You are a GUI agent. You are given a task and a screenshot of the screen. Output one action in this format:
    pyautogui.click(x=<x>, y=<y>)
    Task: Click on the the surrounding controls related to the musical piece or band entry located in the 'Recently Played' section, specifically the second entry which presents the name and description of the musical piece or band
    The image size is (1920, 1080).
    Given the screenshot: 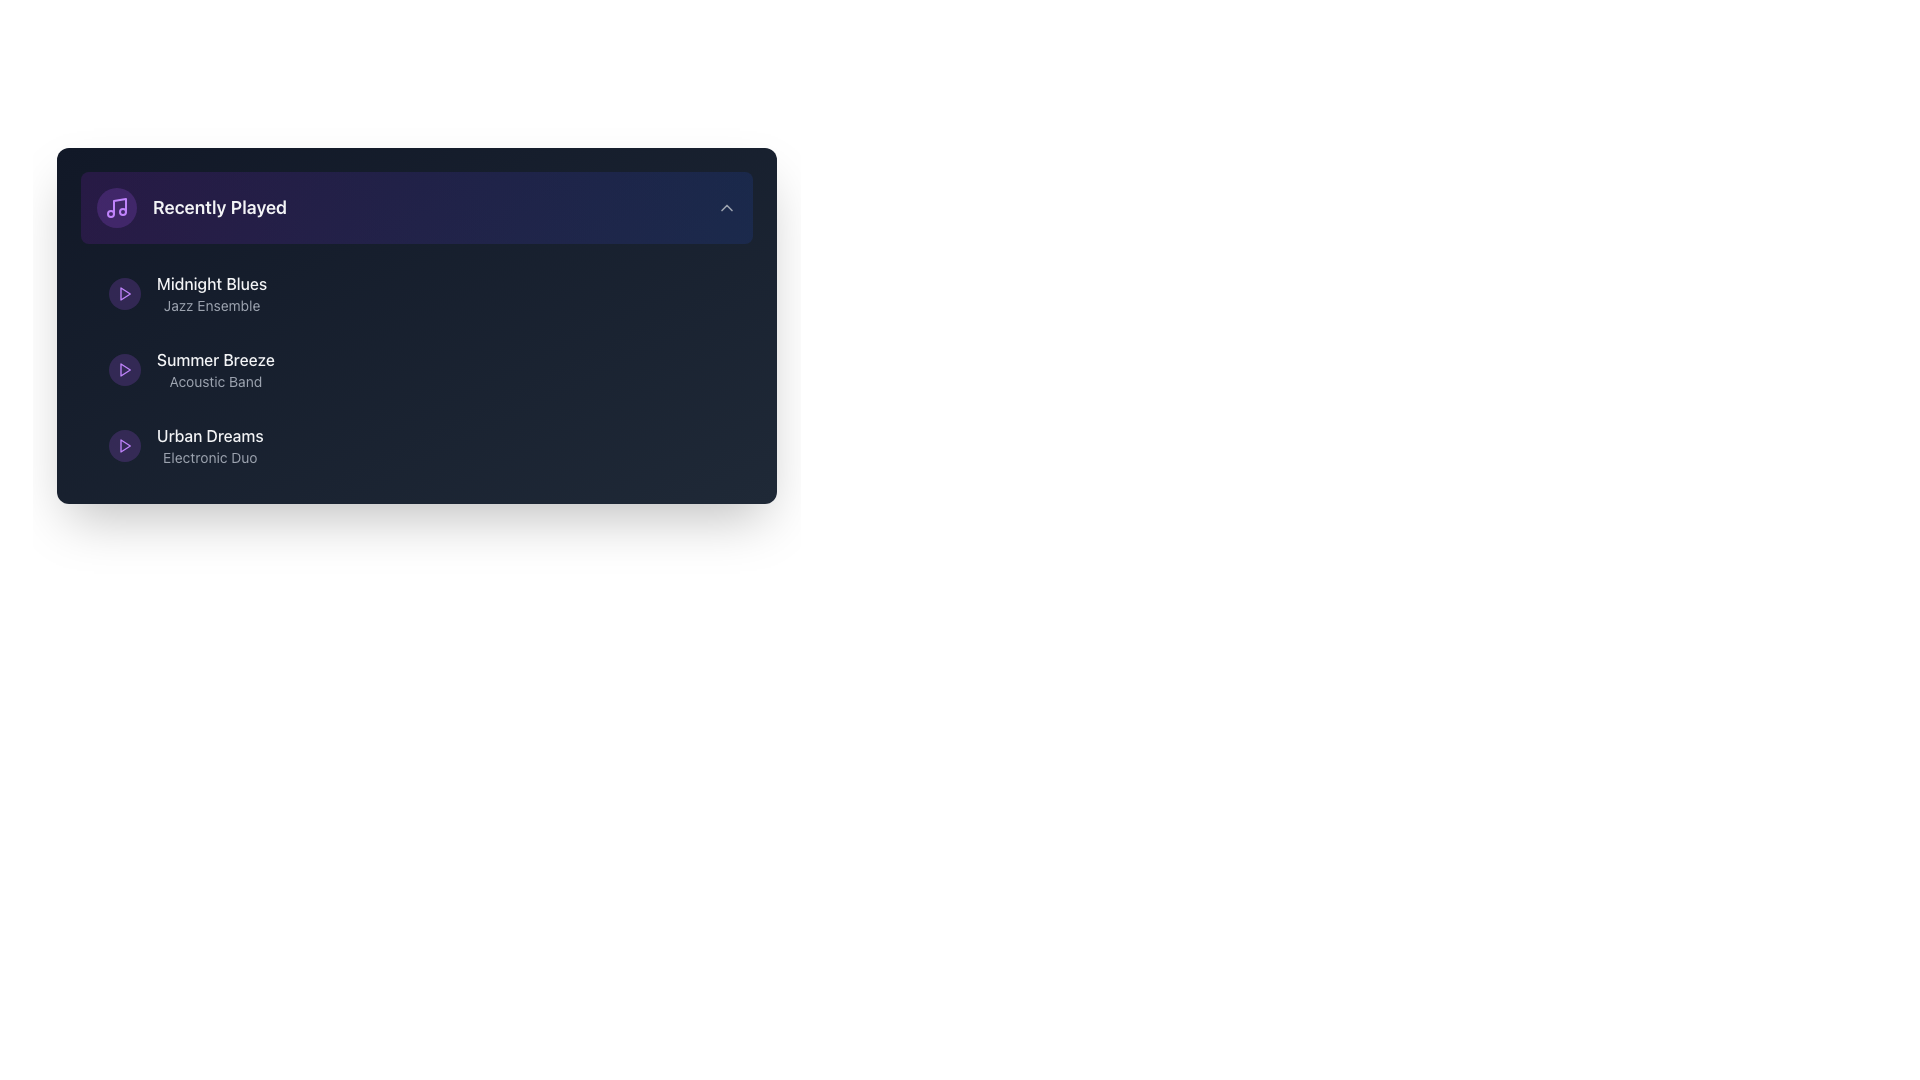 What is the action you would take?
    pyautogui.click(x=191, y=370)
    